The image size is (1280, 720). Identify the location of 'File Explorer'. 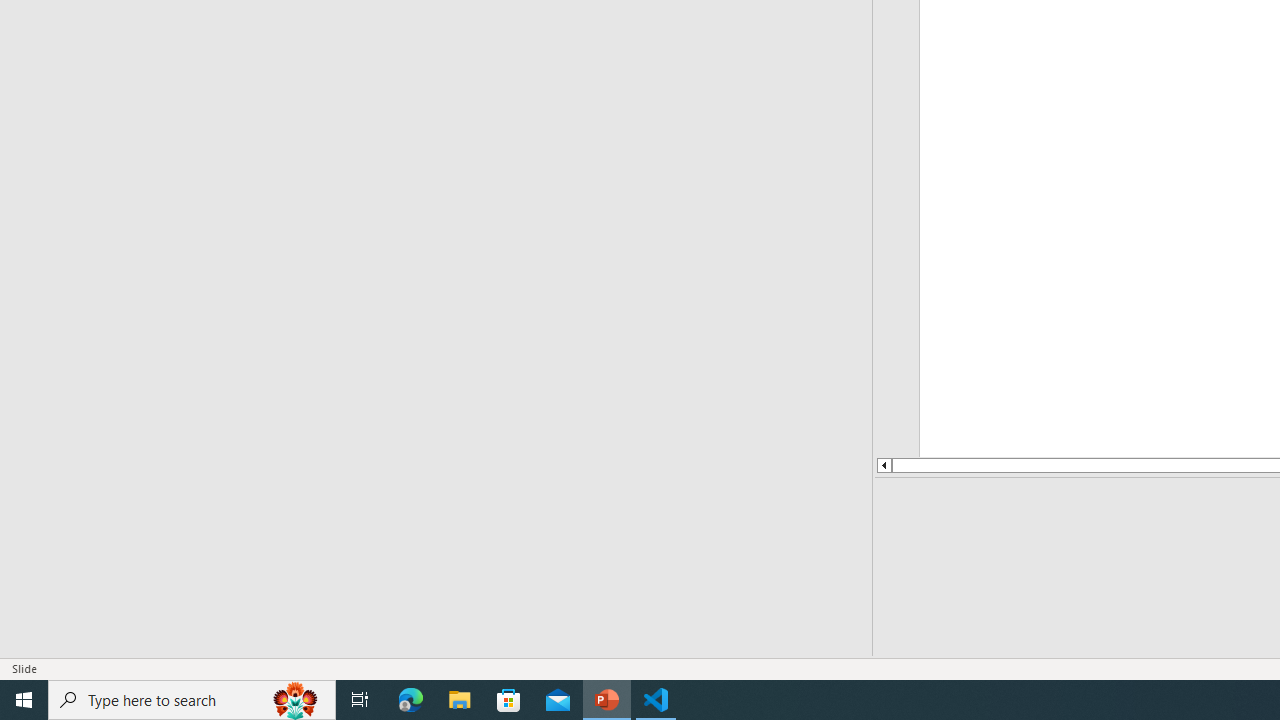
(459, 698).